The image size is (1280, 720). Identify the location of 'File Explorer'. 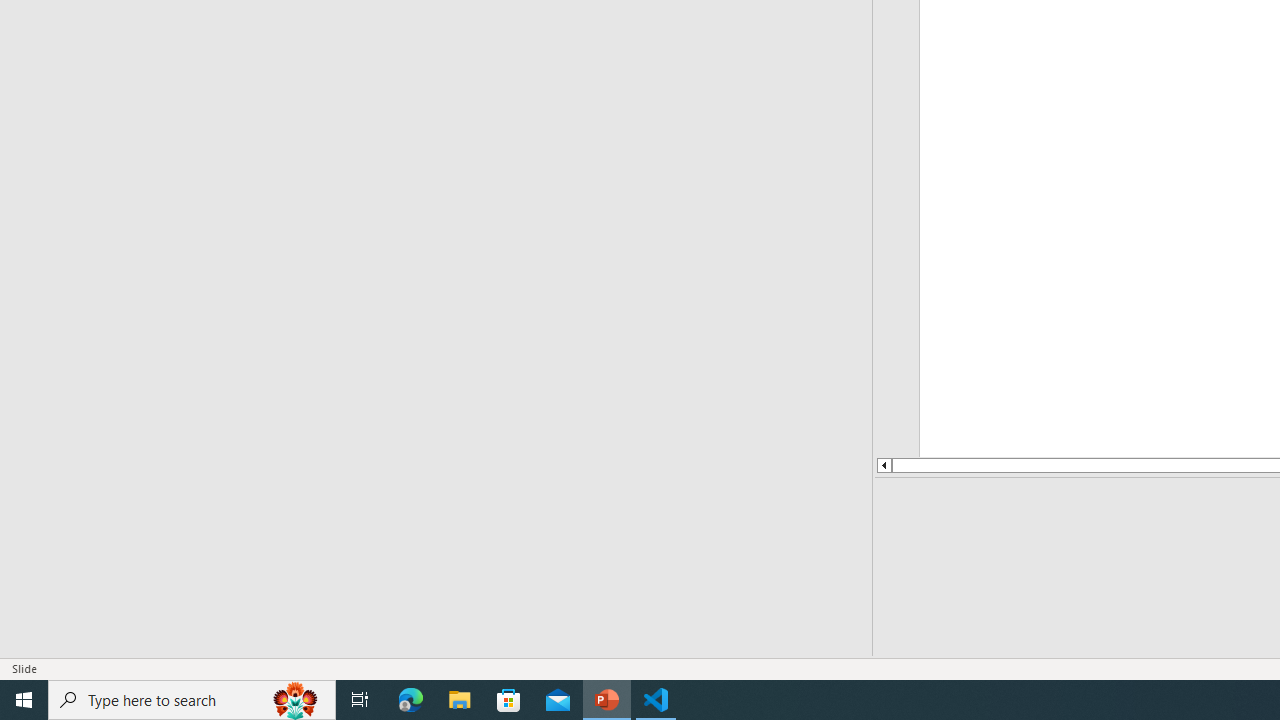
(459, 698).